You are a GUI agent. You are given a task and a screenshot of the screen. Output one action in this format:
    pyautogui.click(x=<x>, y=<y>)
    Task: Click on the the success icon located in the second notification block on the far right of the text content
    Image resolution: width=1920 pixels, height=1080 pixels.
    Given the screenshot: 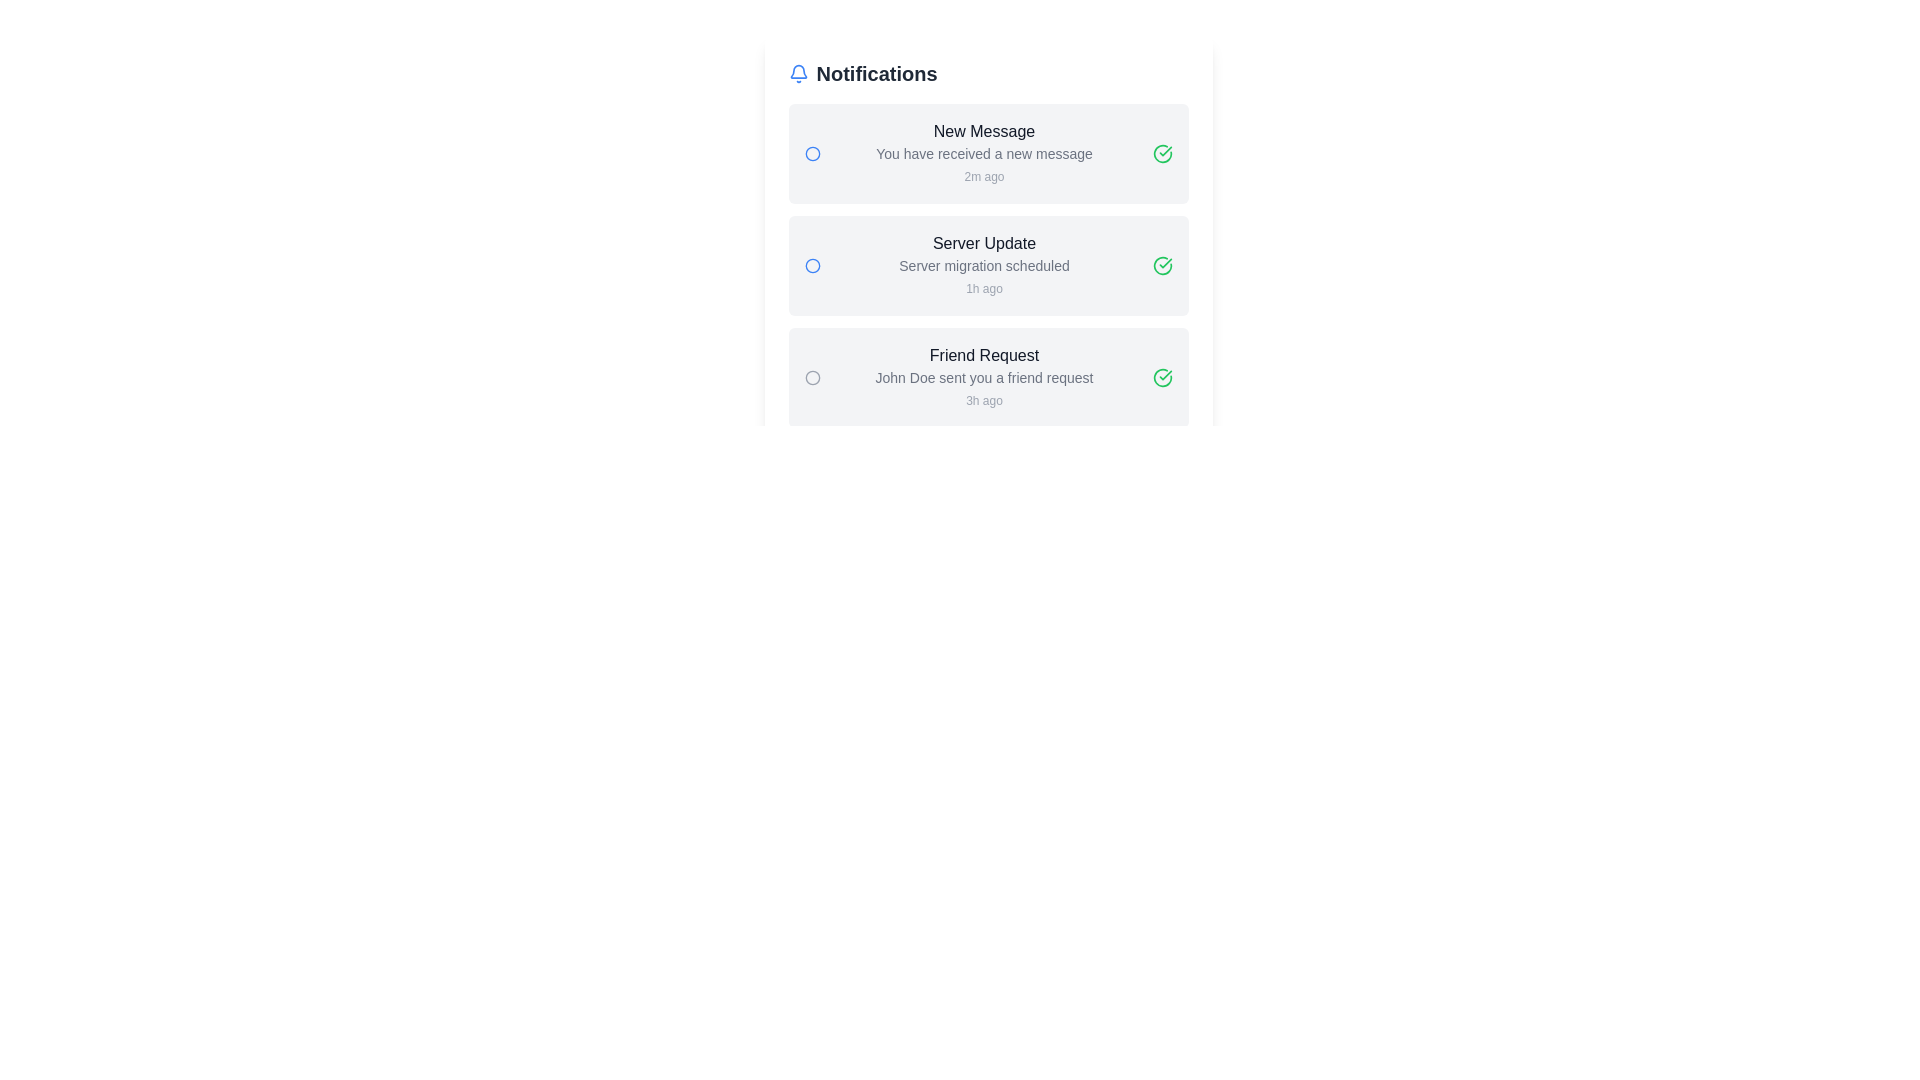 What is the action you would take?
    pyautogui.click(x=1162, y=153)
    